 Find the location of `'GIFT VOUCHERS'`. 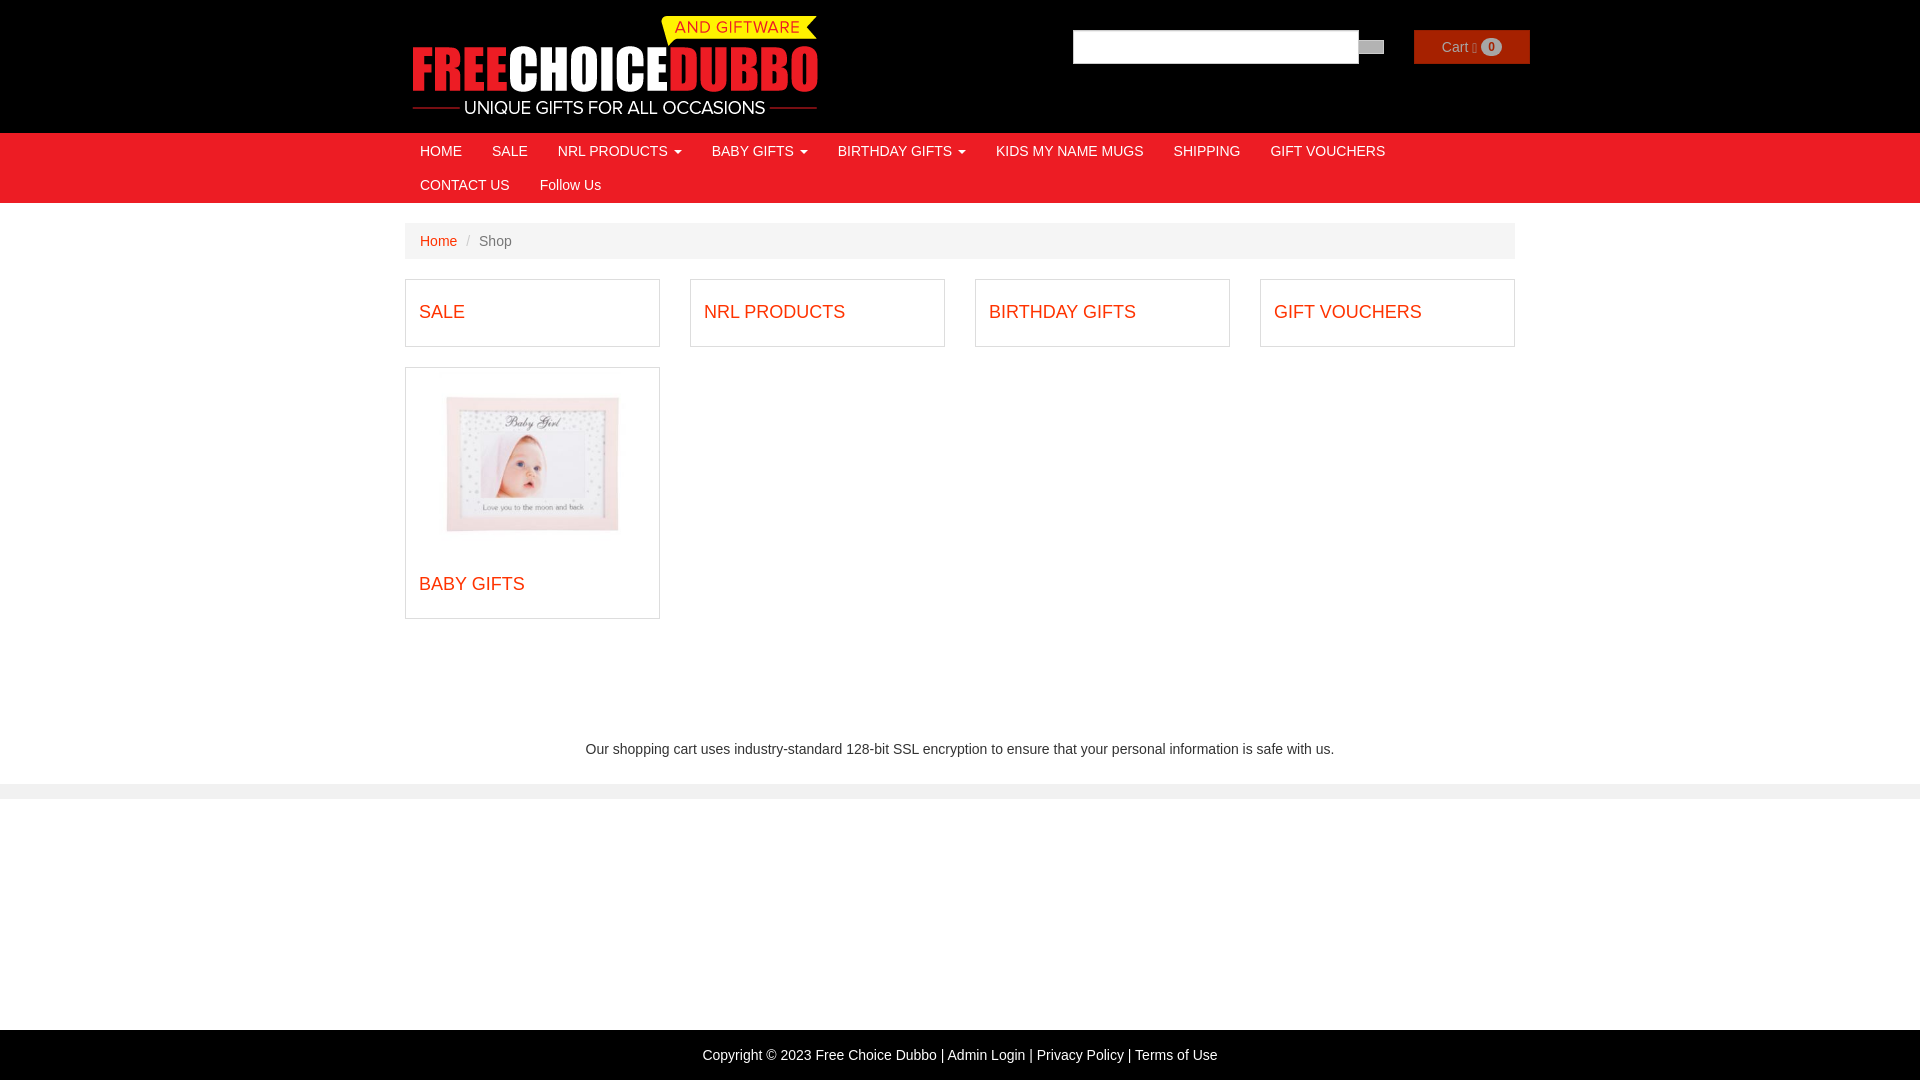

'GIFT VOUCHERS' is located at coordinates (1348, 312).